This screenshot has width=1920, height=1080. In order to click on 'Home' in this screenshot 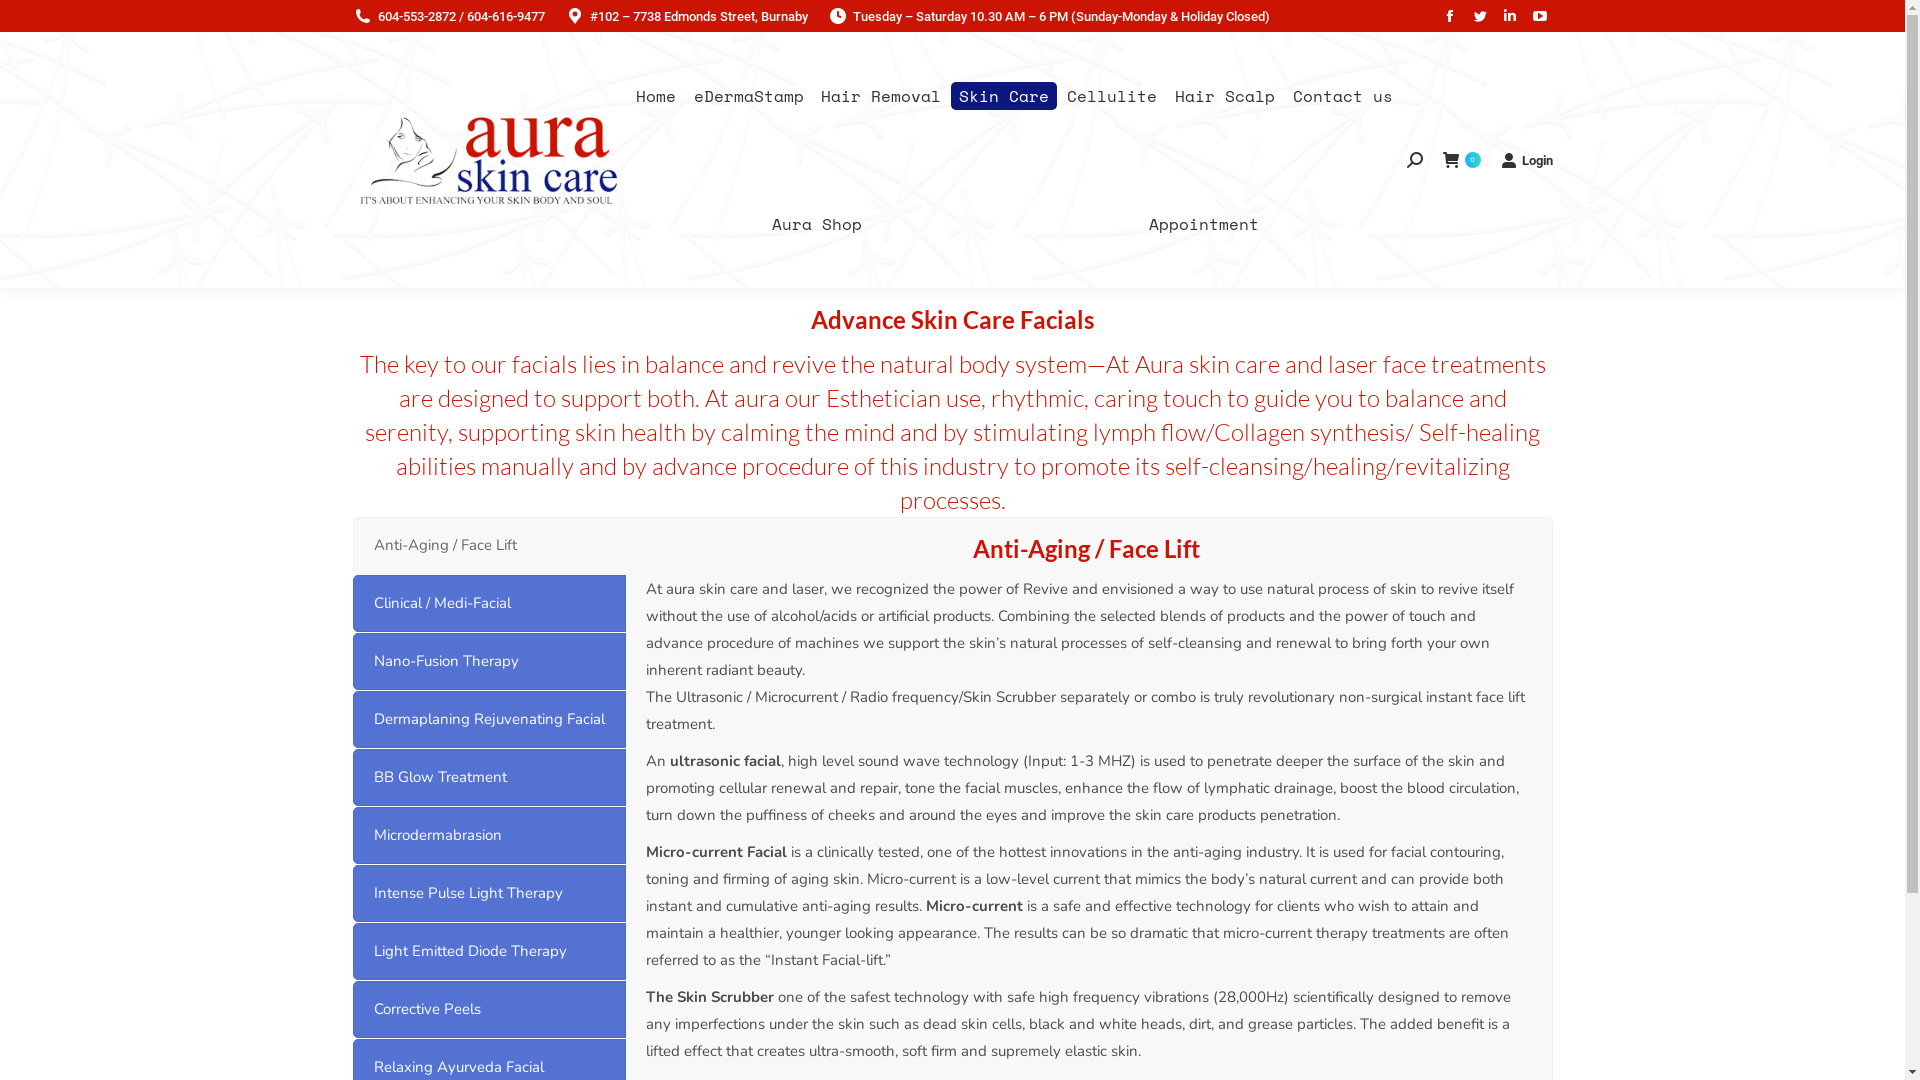, I will do `click(656, 96)`.